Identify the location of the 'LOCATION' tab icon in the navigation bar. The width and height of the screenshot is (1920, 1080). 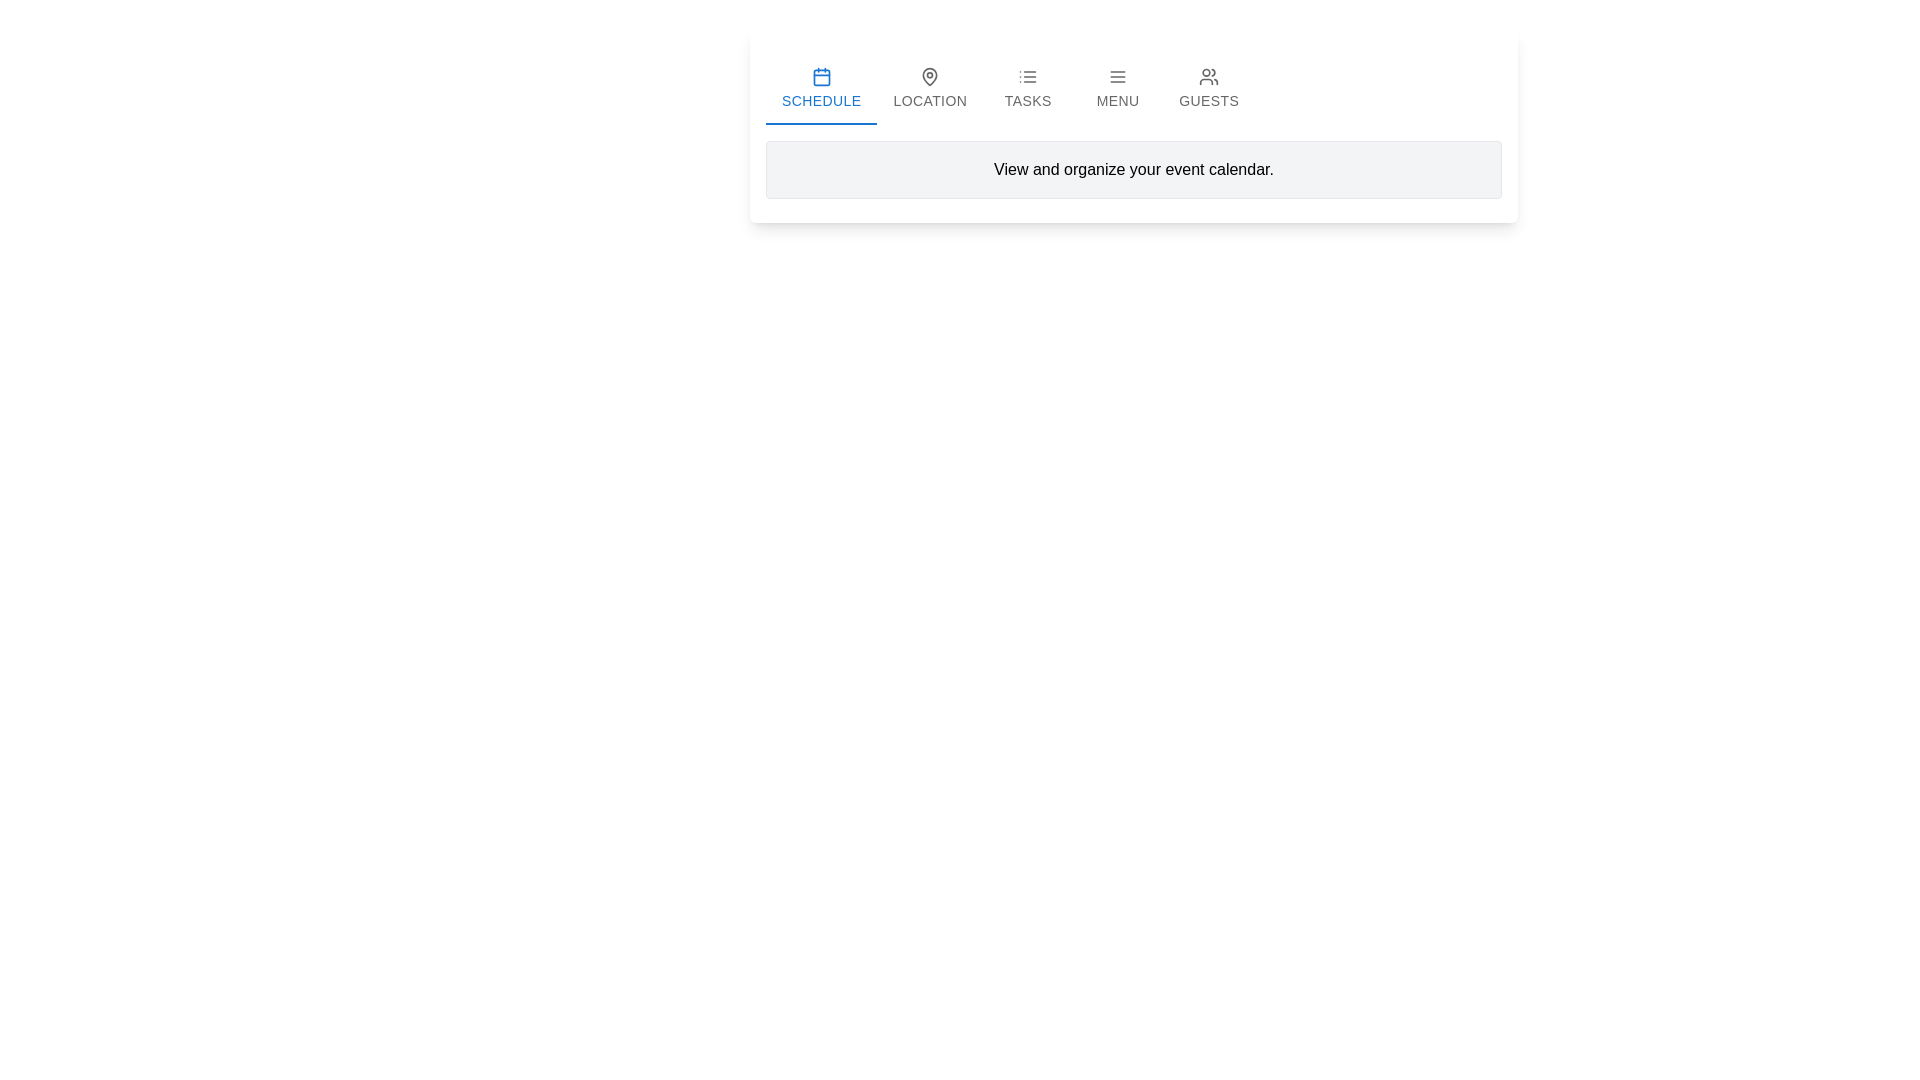
(929, 76).